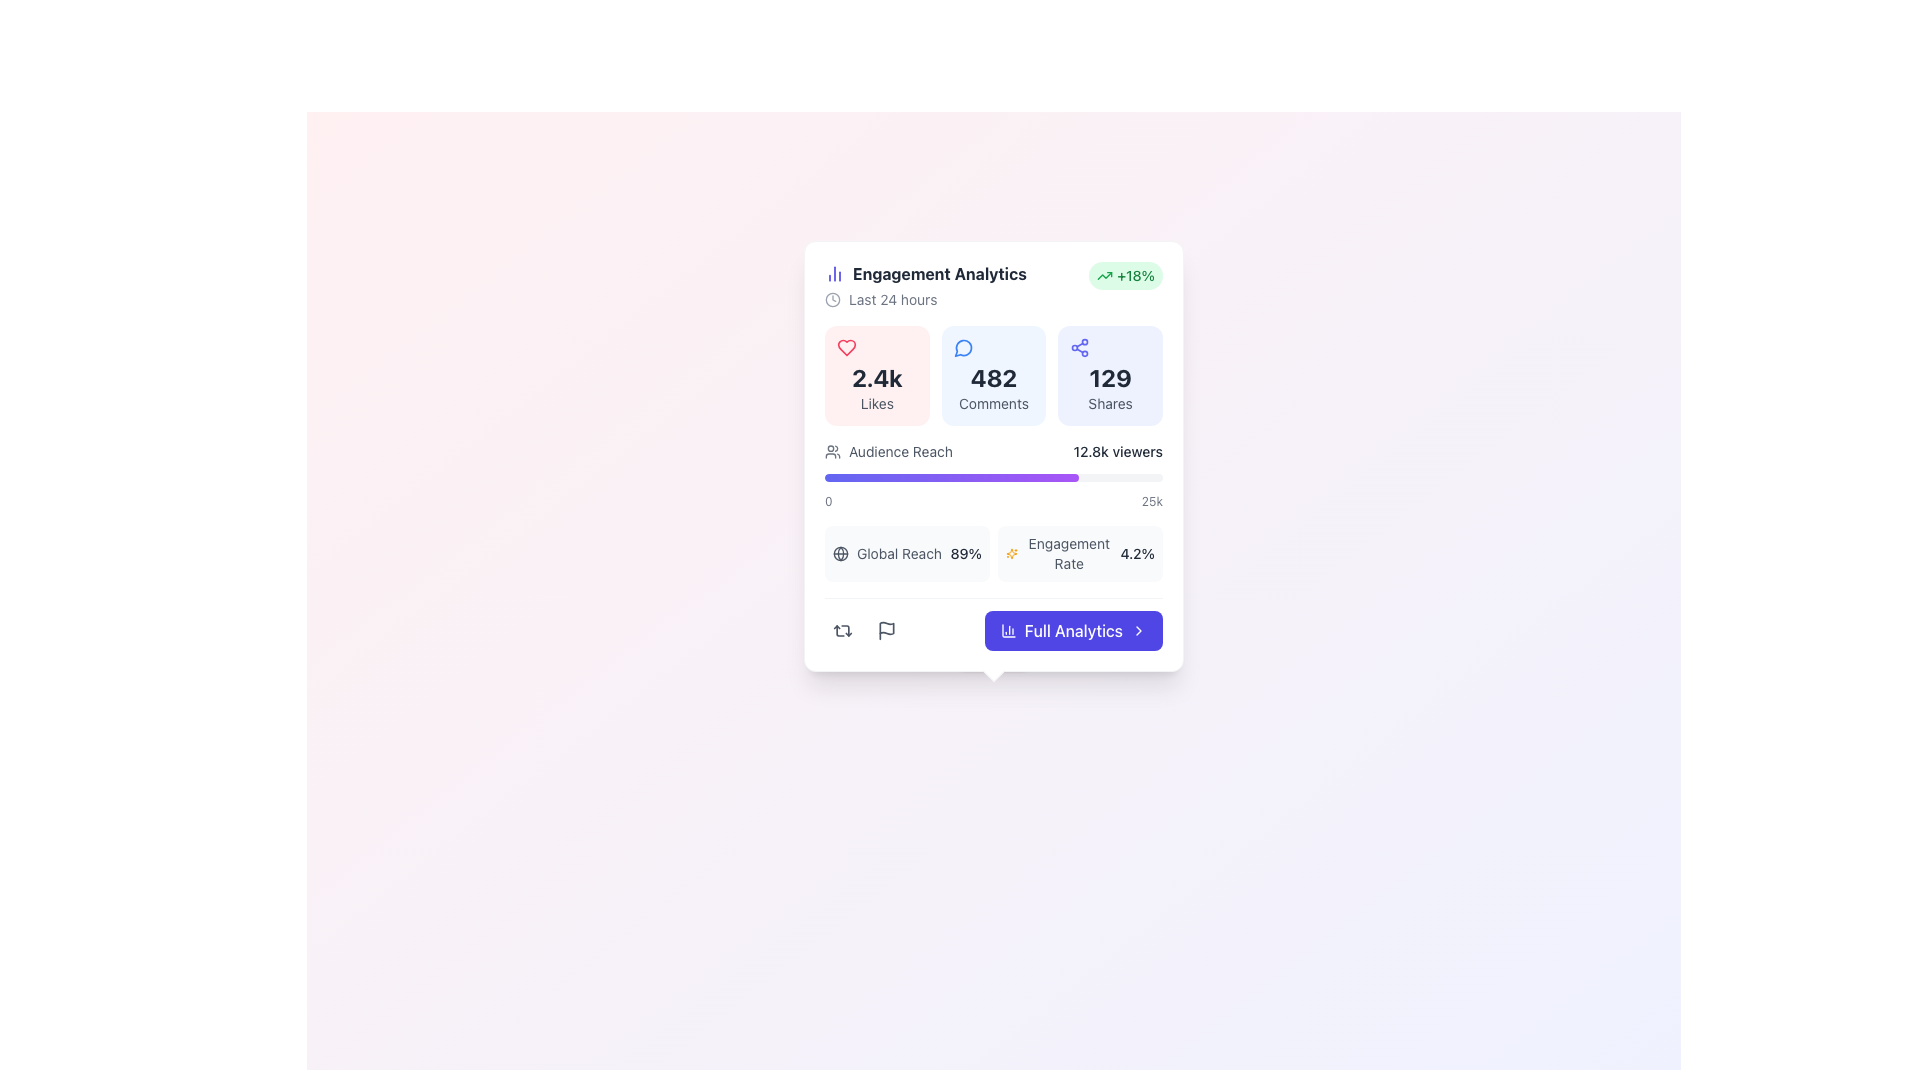 Image resolution: width=1920 pixels, height=1080 pixels. Describe the element at coordinates (950, 478) in the screenshot. I see `the progress bar segment filled with a gradient color transitioning from indigo to purple, which occupies the first three-quarters of the progress bar below the 'Audience Reach' label` at that location.